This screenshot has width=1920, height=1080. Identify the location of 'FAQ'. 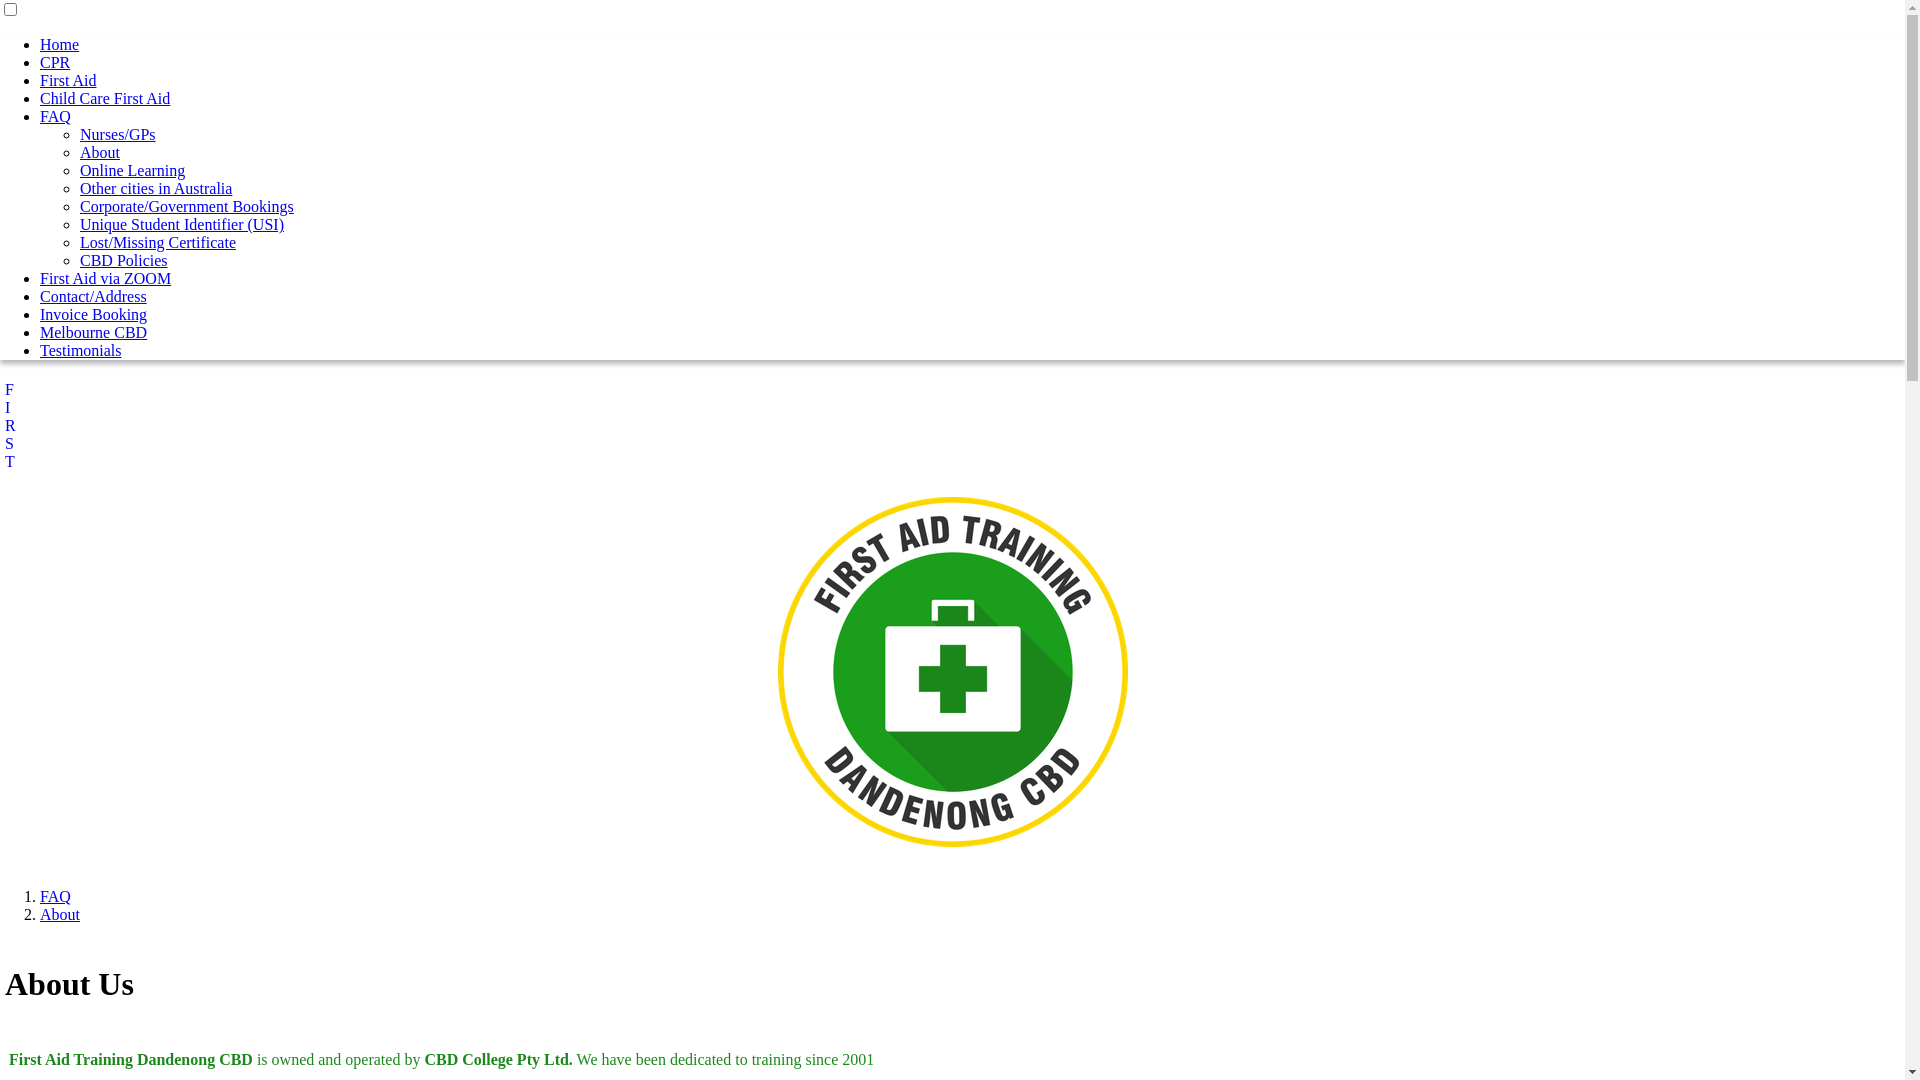
(55, 116).